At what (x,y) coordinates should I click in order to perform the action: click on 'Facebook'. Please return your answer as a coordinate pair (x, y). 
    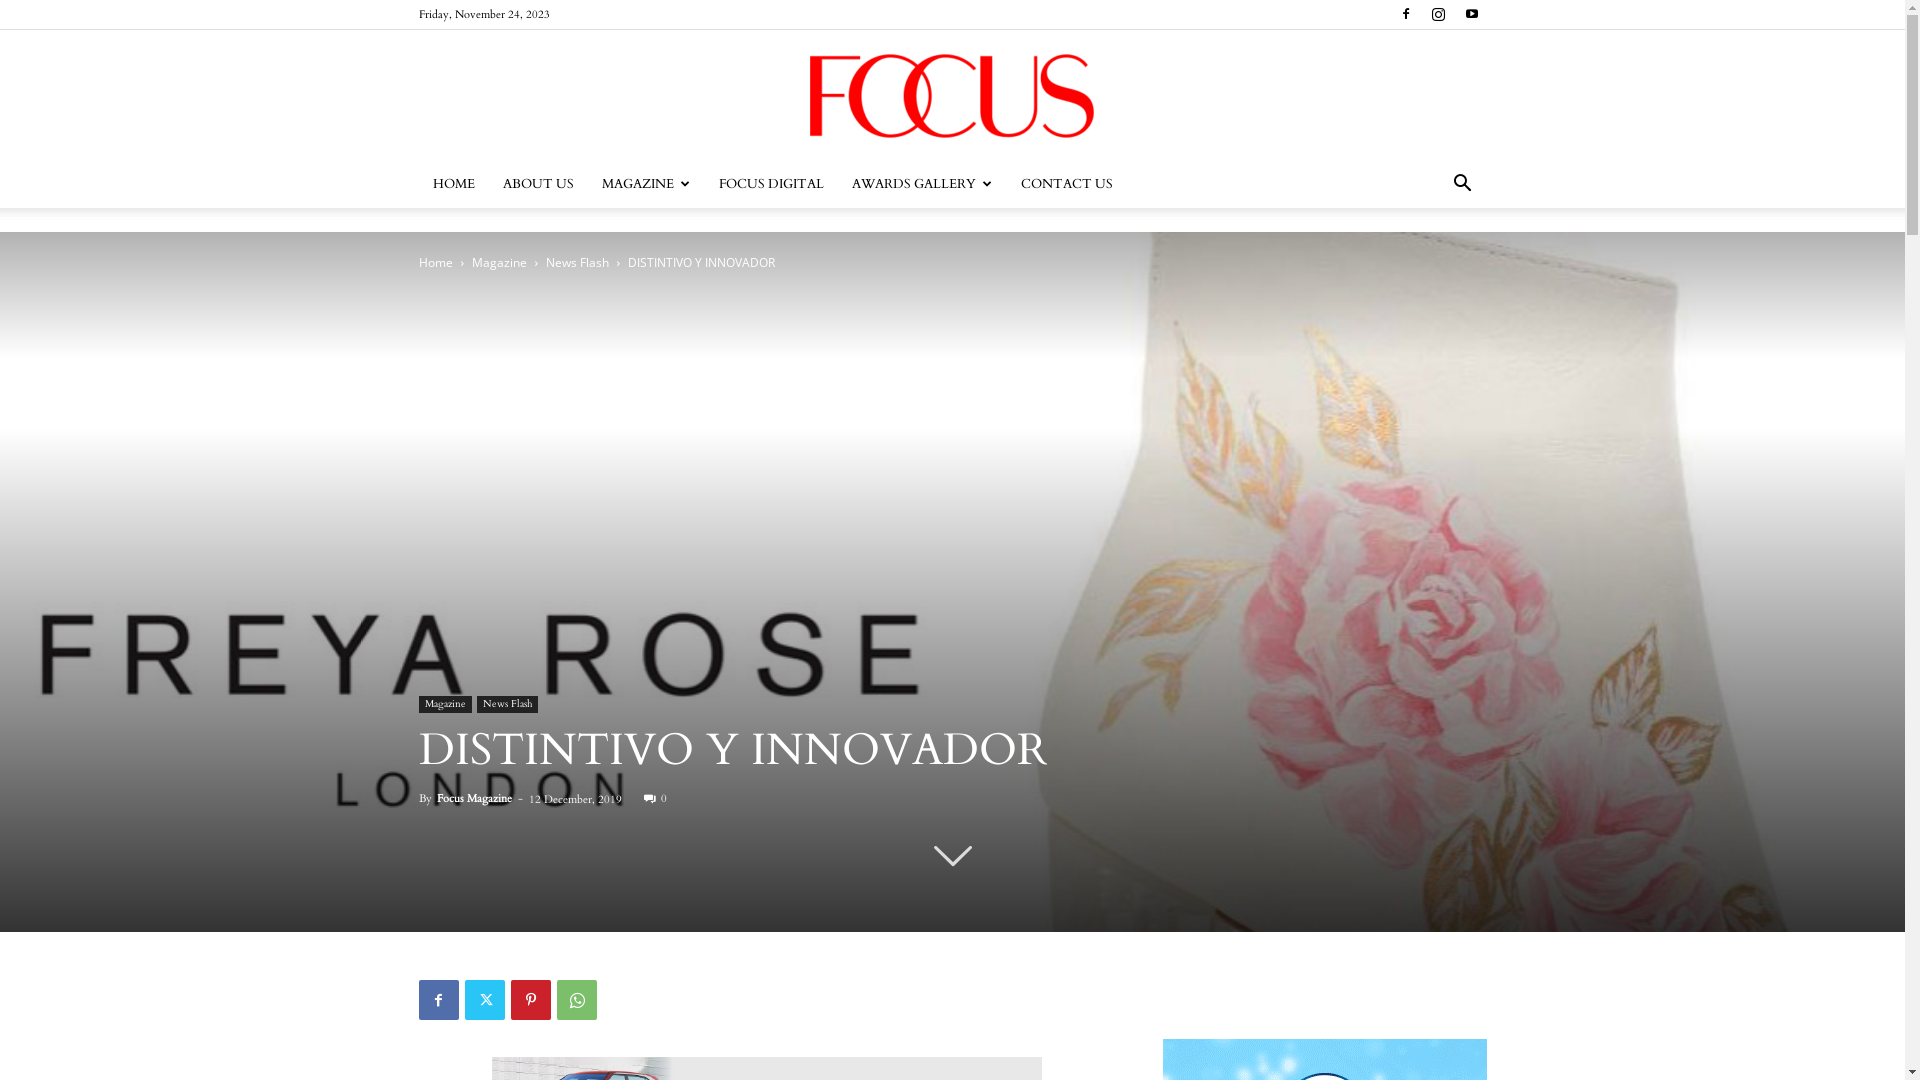
    Looking at the image, I should click on (436, 999).